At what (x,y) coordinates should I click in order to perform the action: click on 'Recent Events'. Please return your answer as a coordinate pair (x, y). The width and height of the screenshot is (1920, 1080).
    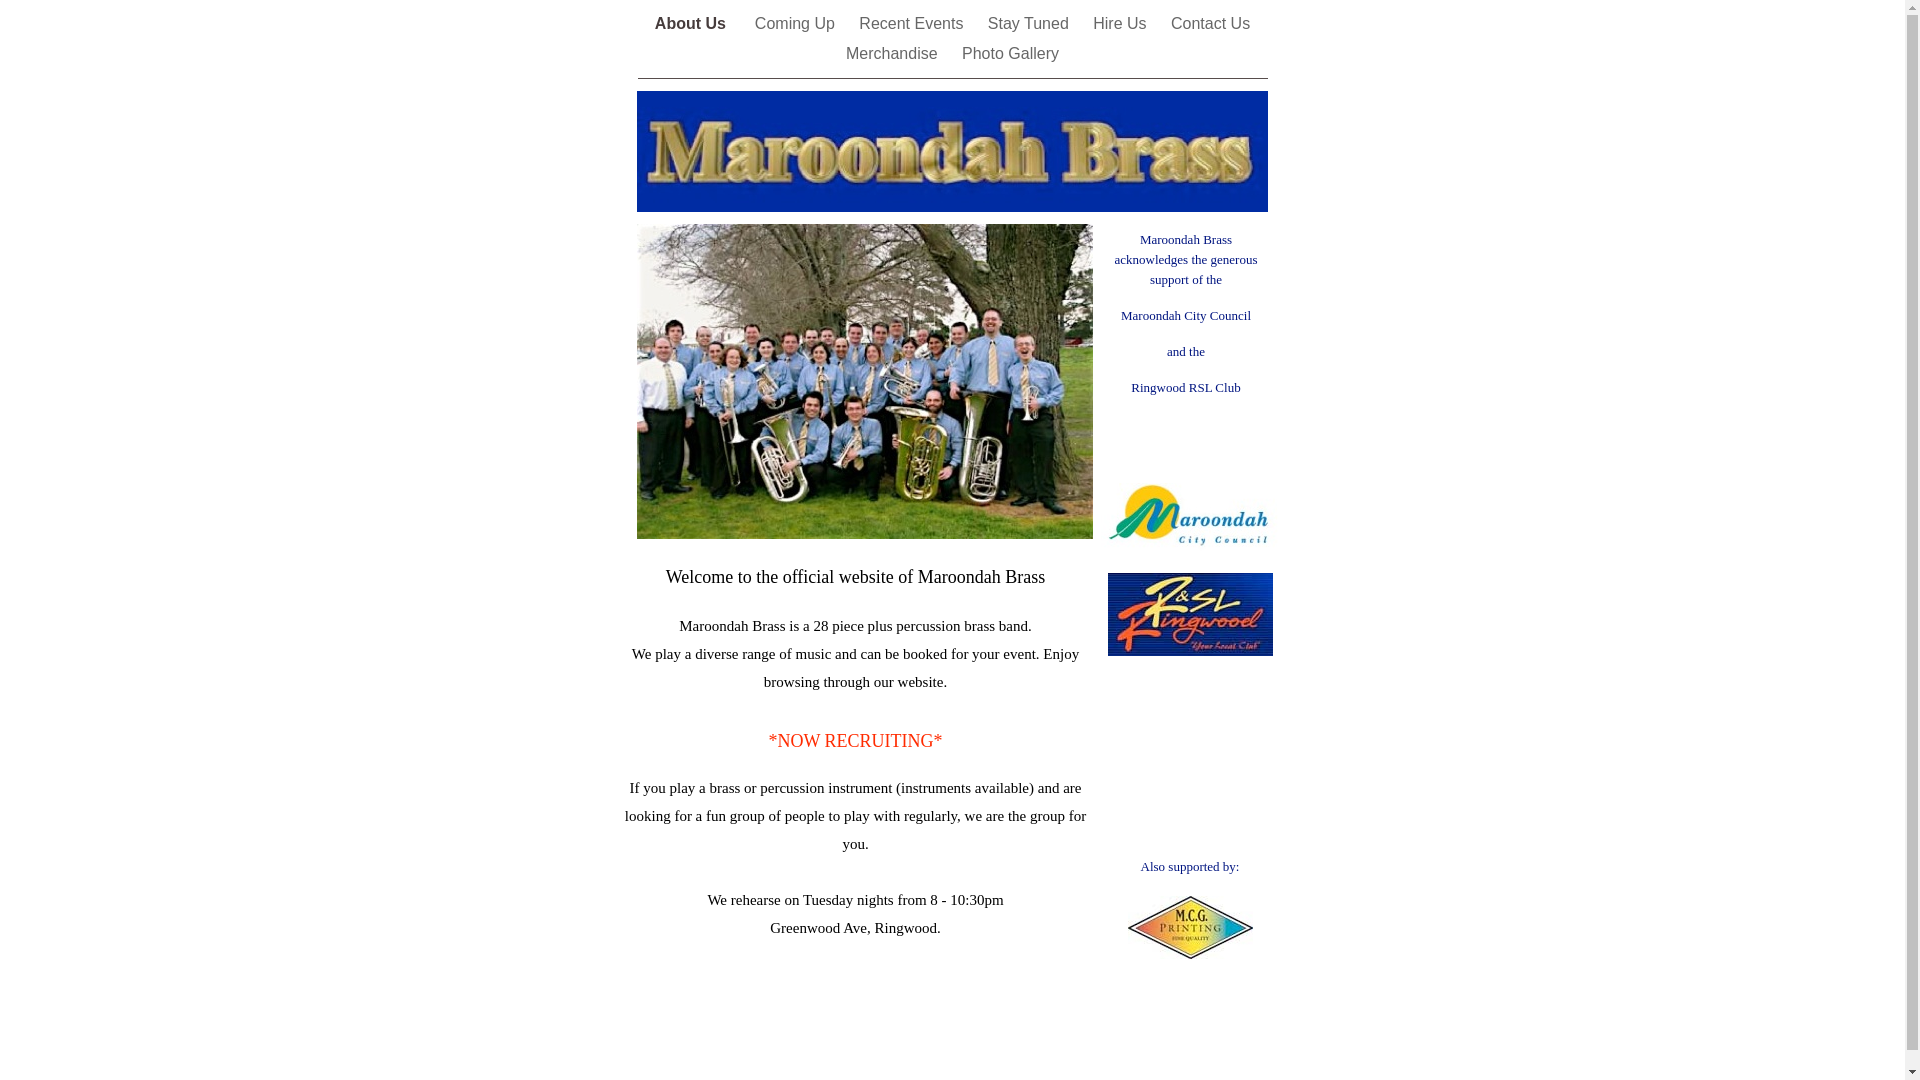
    Looking at the image, I should click on (912, 23).